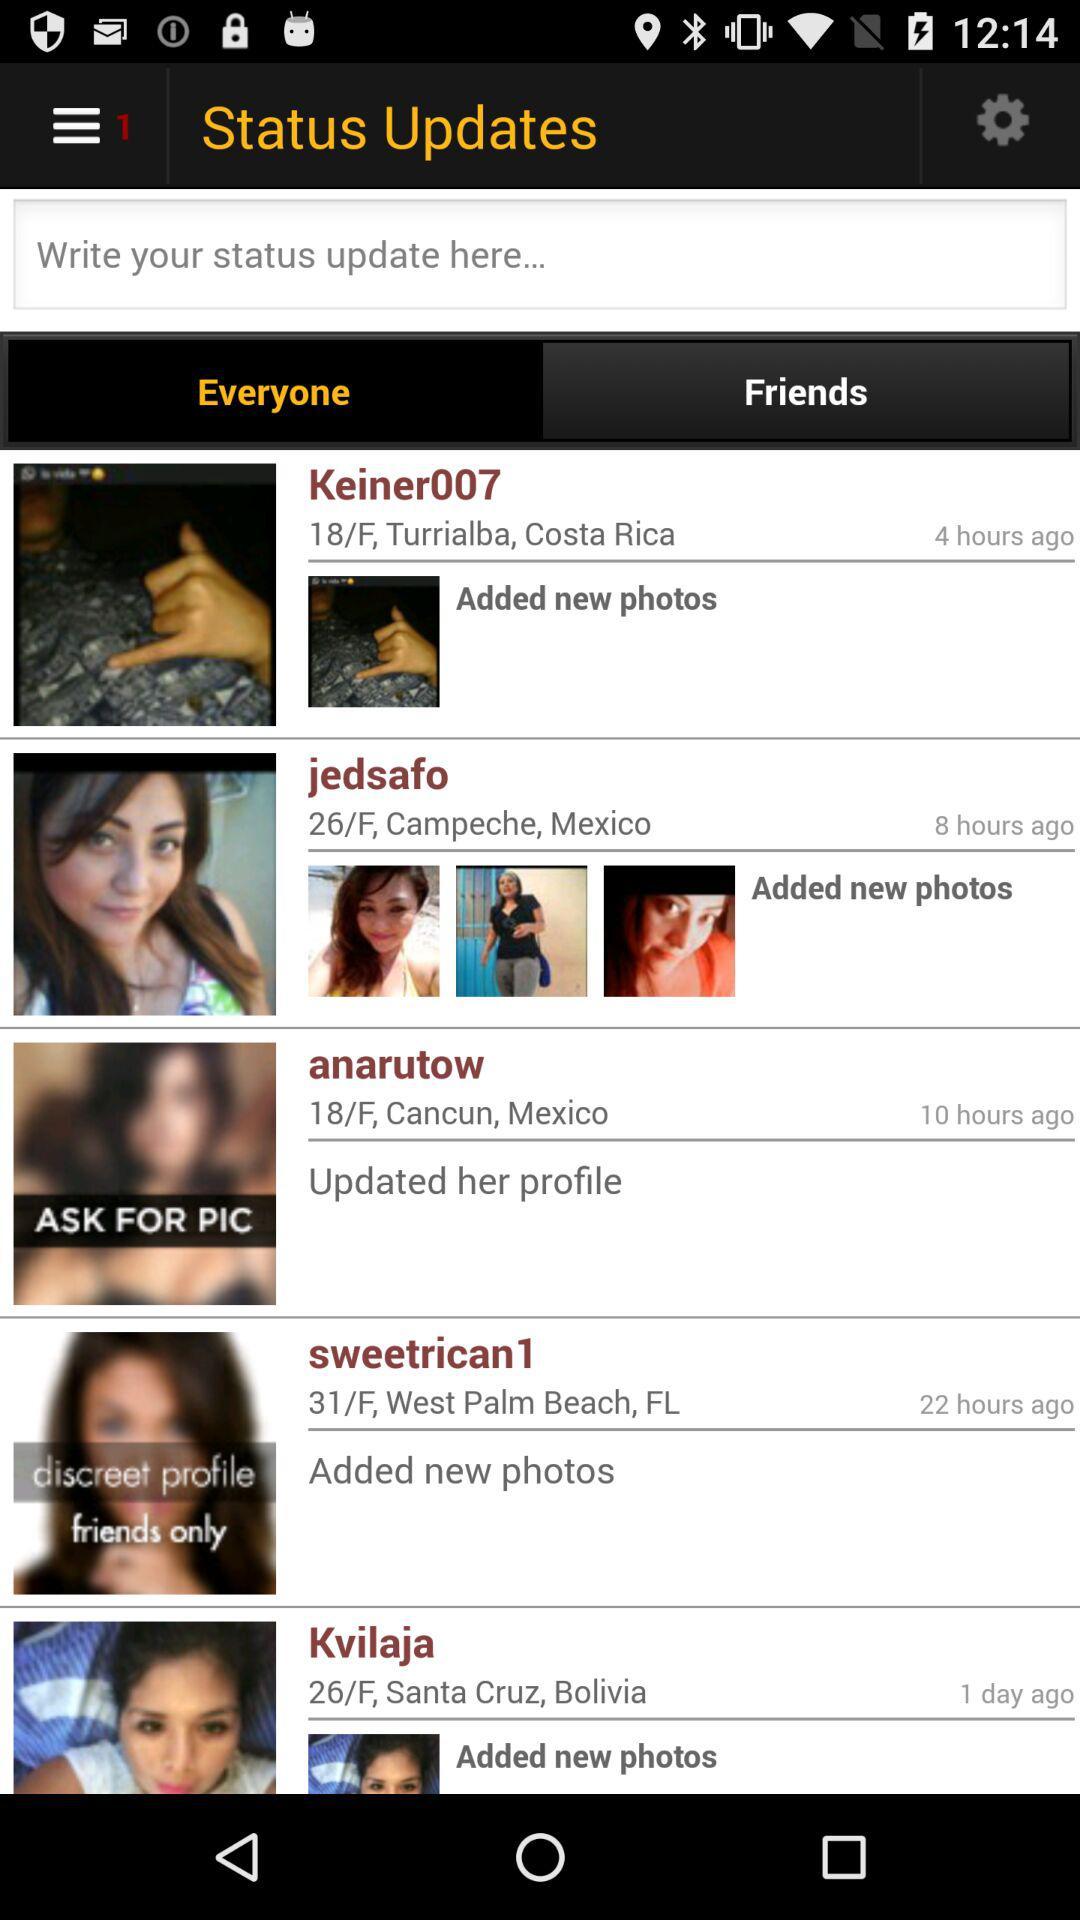  Describe the element at coordinates (690, 483) in the screenshot. I see `app above 18 f turrialba item` at that location.